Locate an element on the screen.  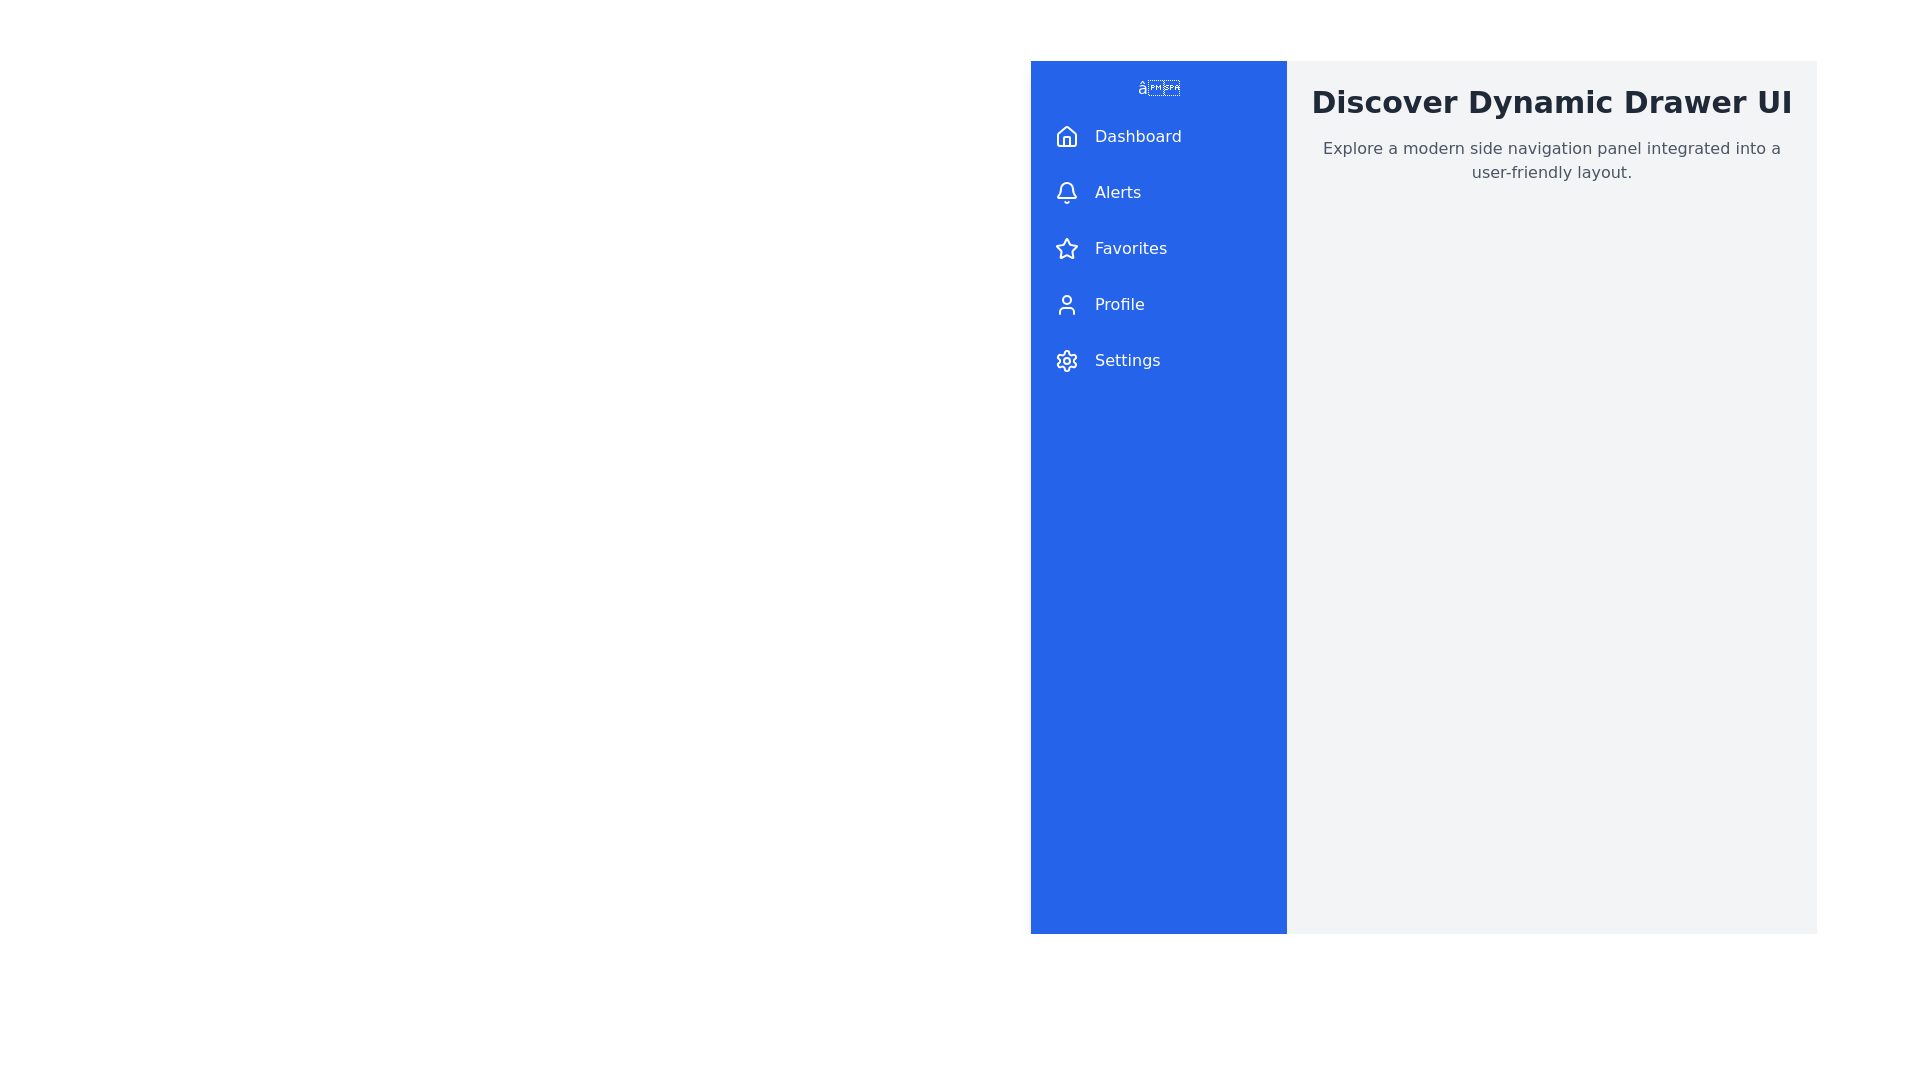
the bell icon located is located at coordinates (1065, 190).